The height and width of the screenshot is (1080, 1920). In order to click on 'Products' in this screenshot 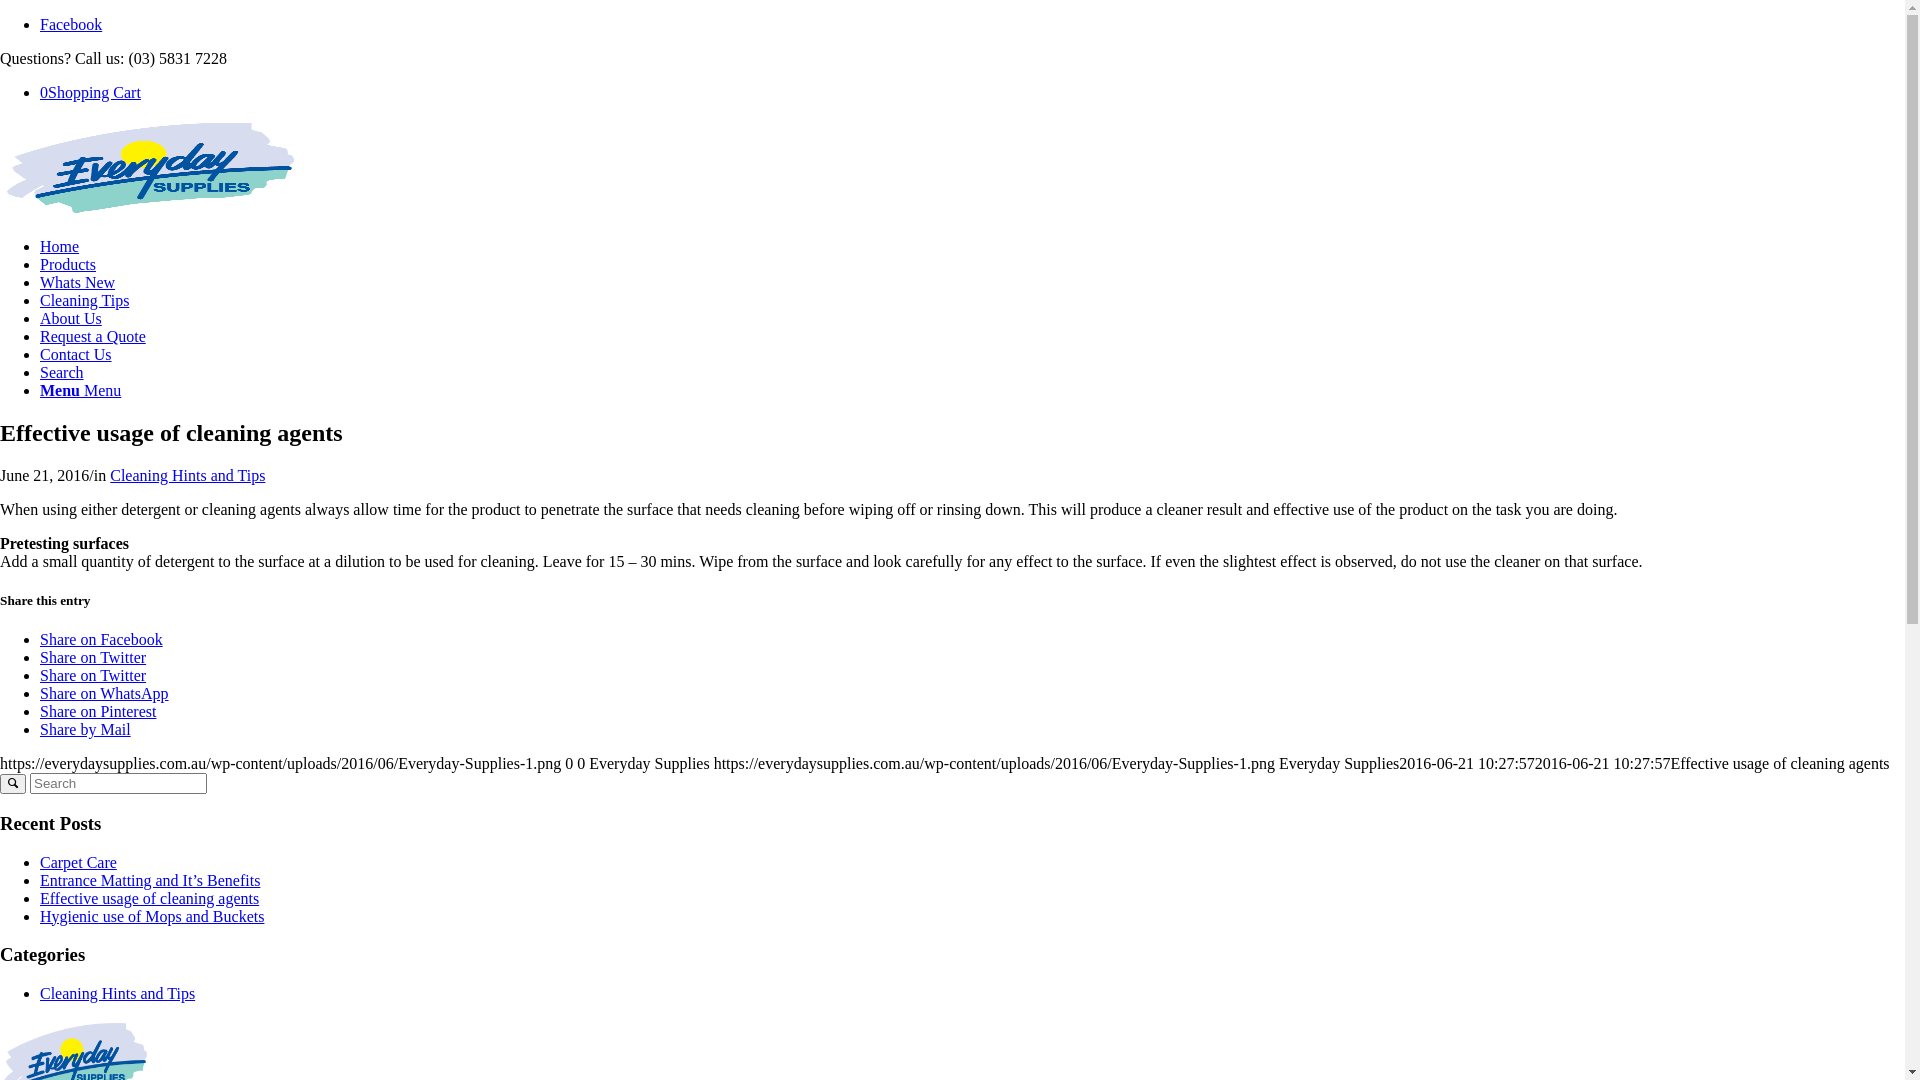, I will do `click(39, 263)`.